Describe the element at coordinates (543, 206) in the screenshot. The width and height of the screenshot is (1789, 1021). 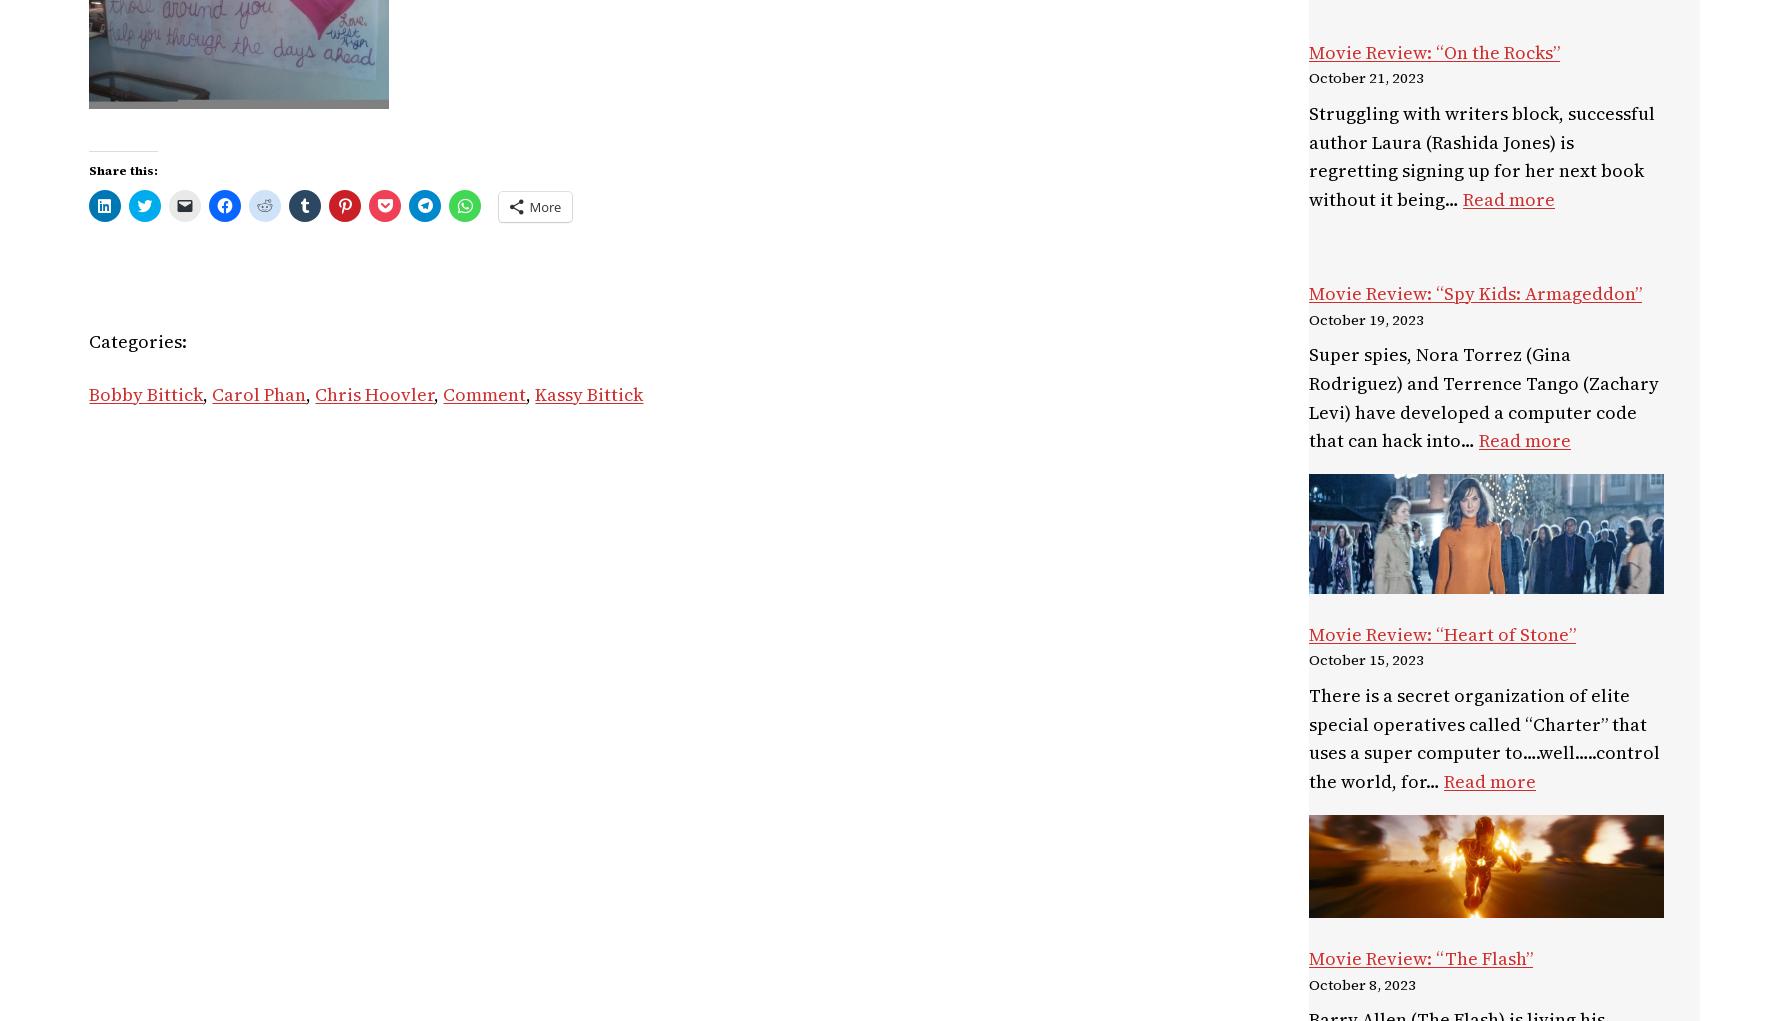
I see `'More'` at that location.